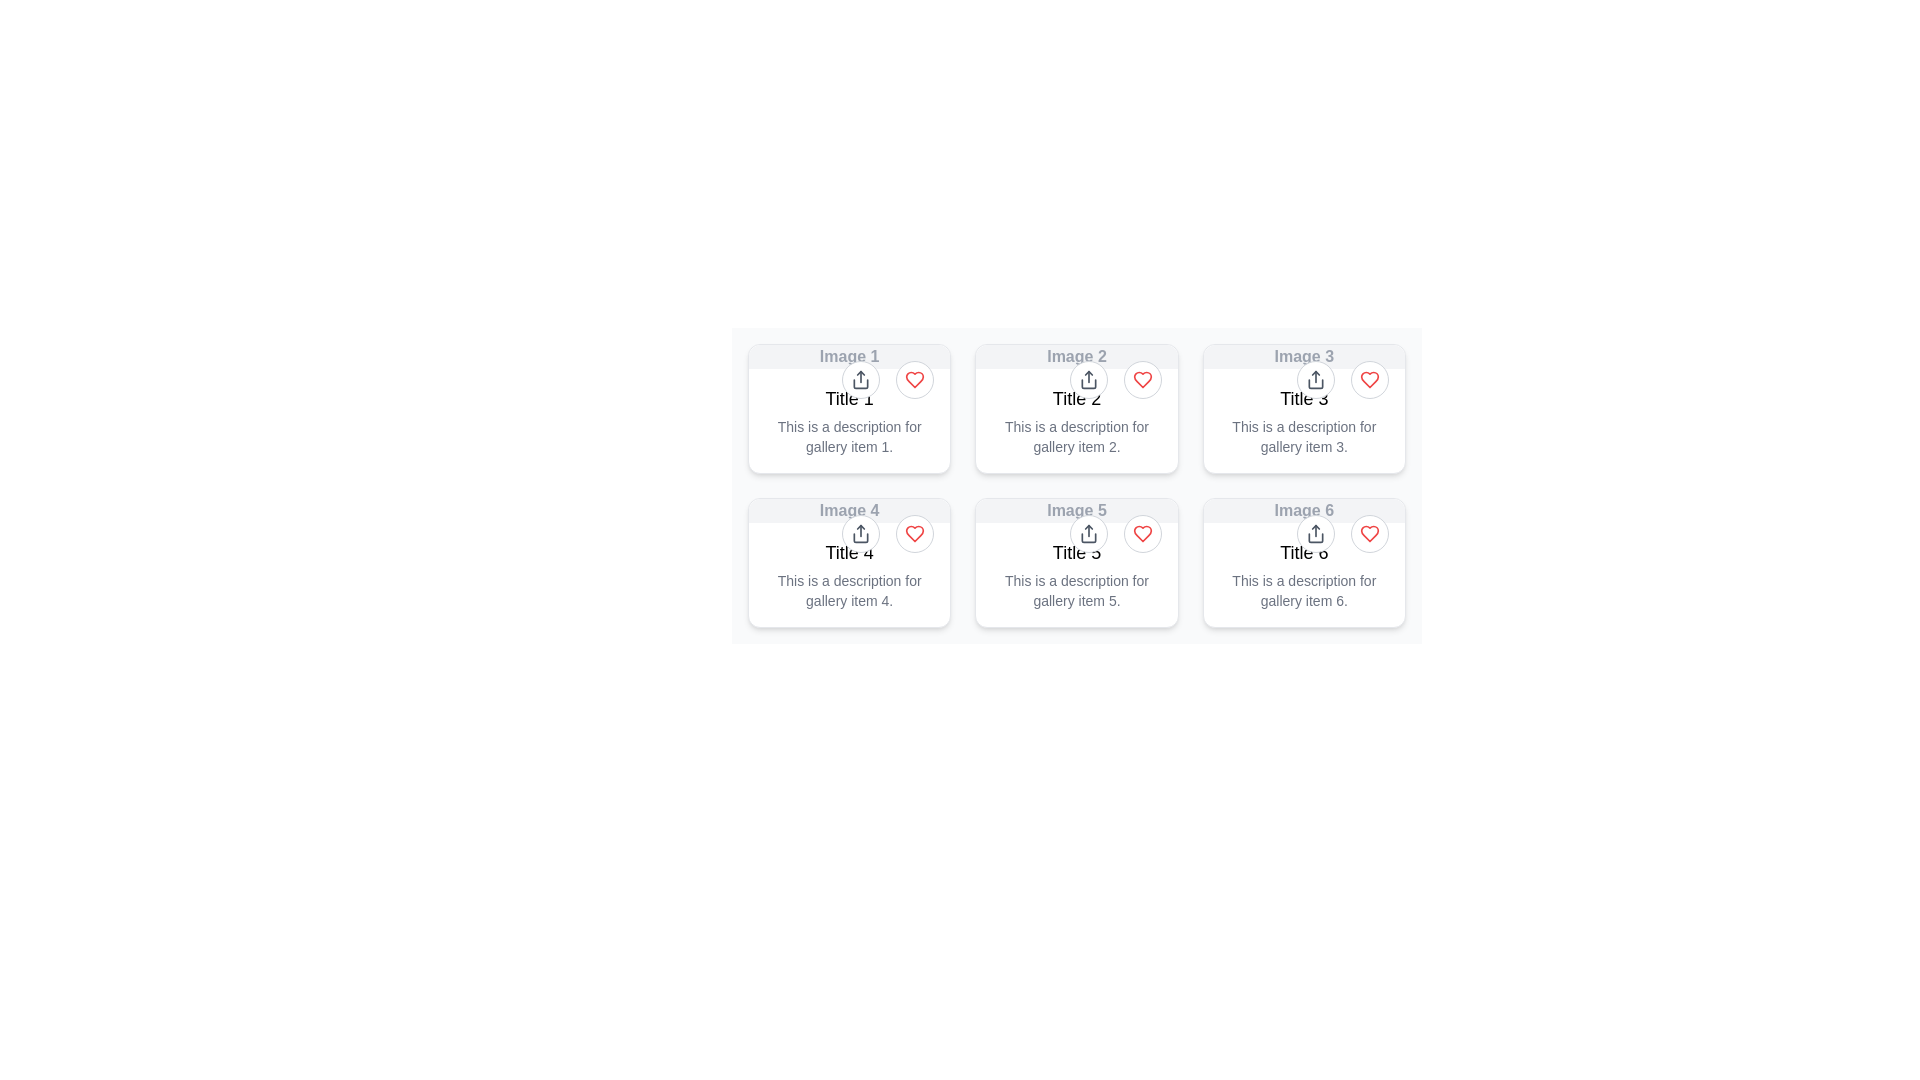  Describe the element at coordinates (914, 532) in the screenshot. I see `the interactive button located at the top-right corner of the card labeled 'Image 4 Title 4'` at that location.